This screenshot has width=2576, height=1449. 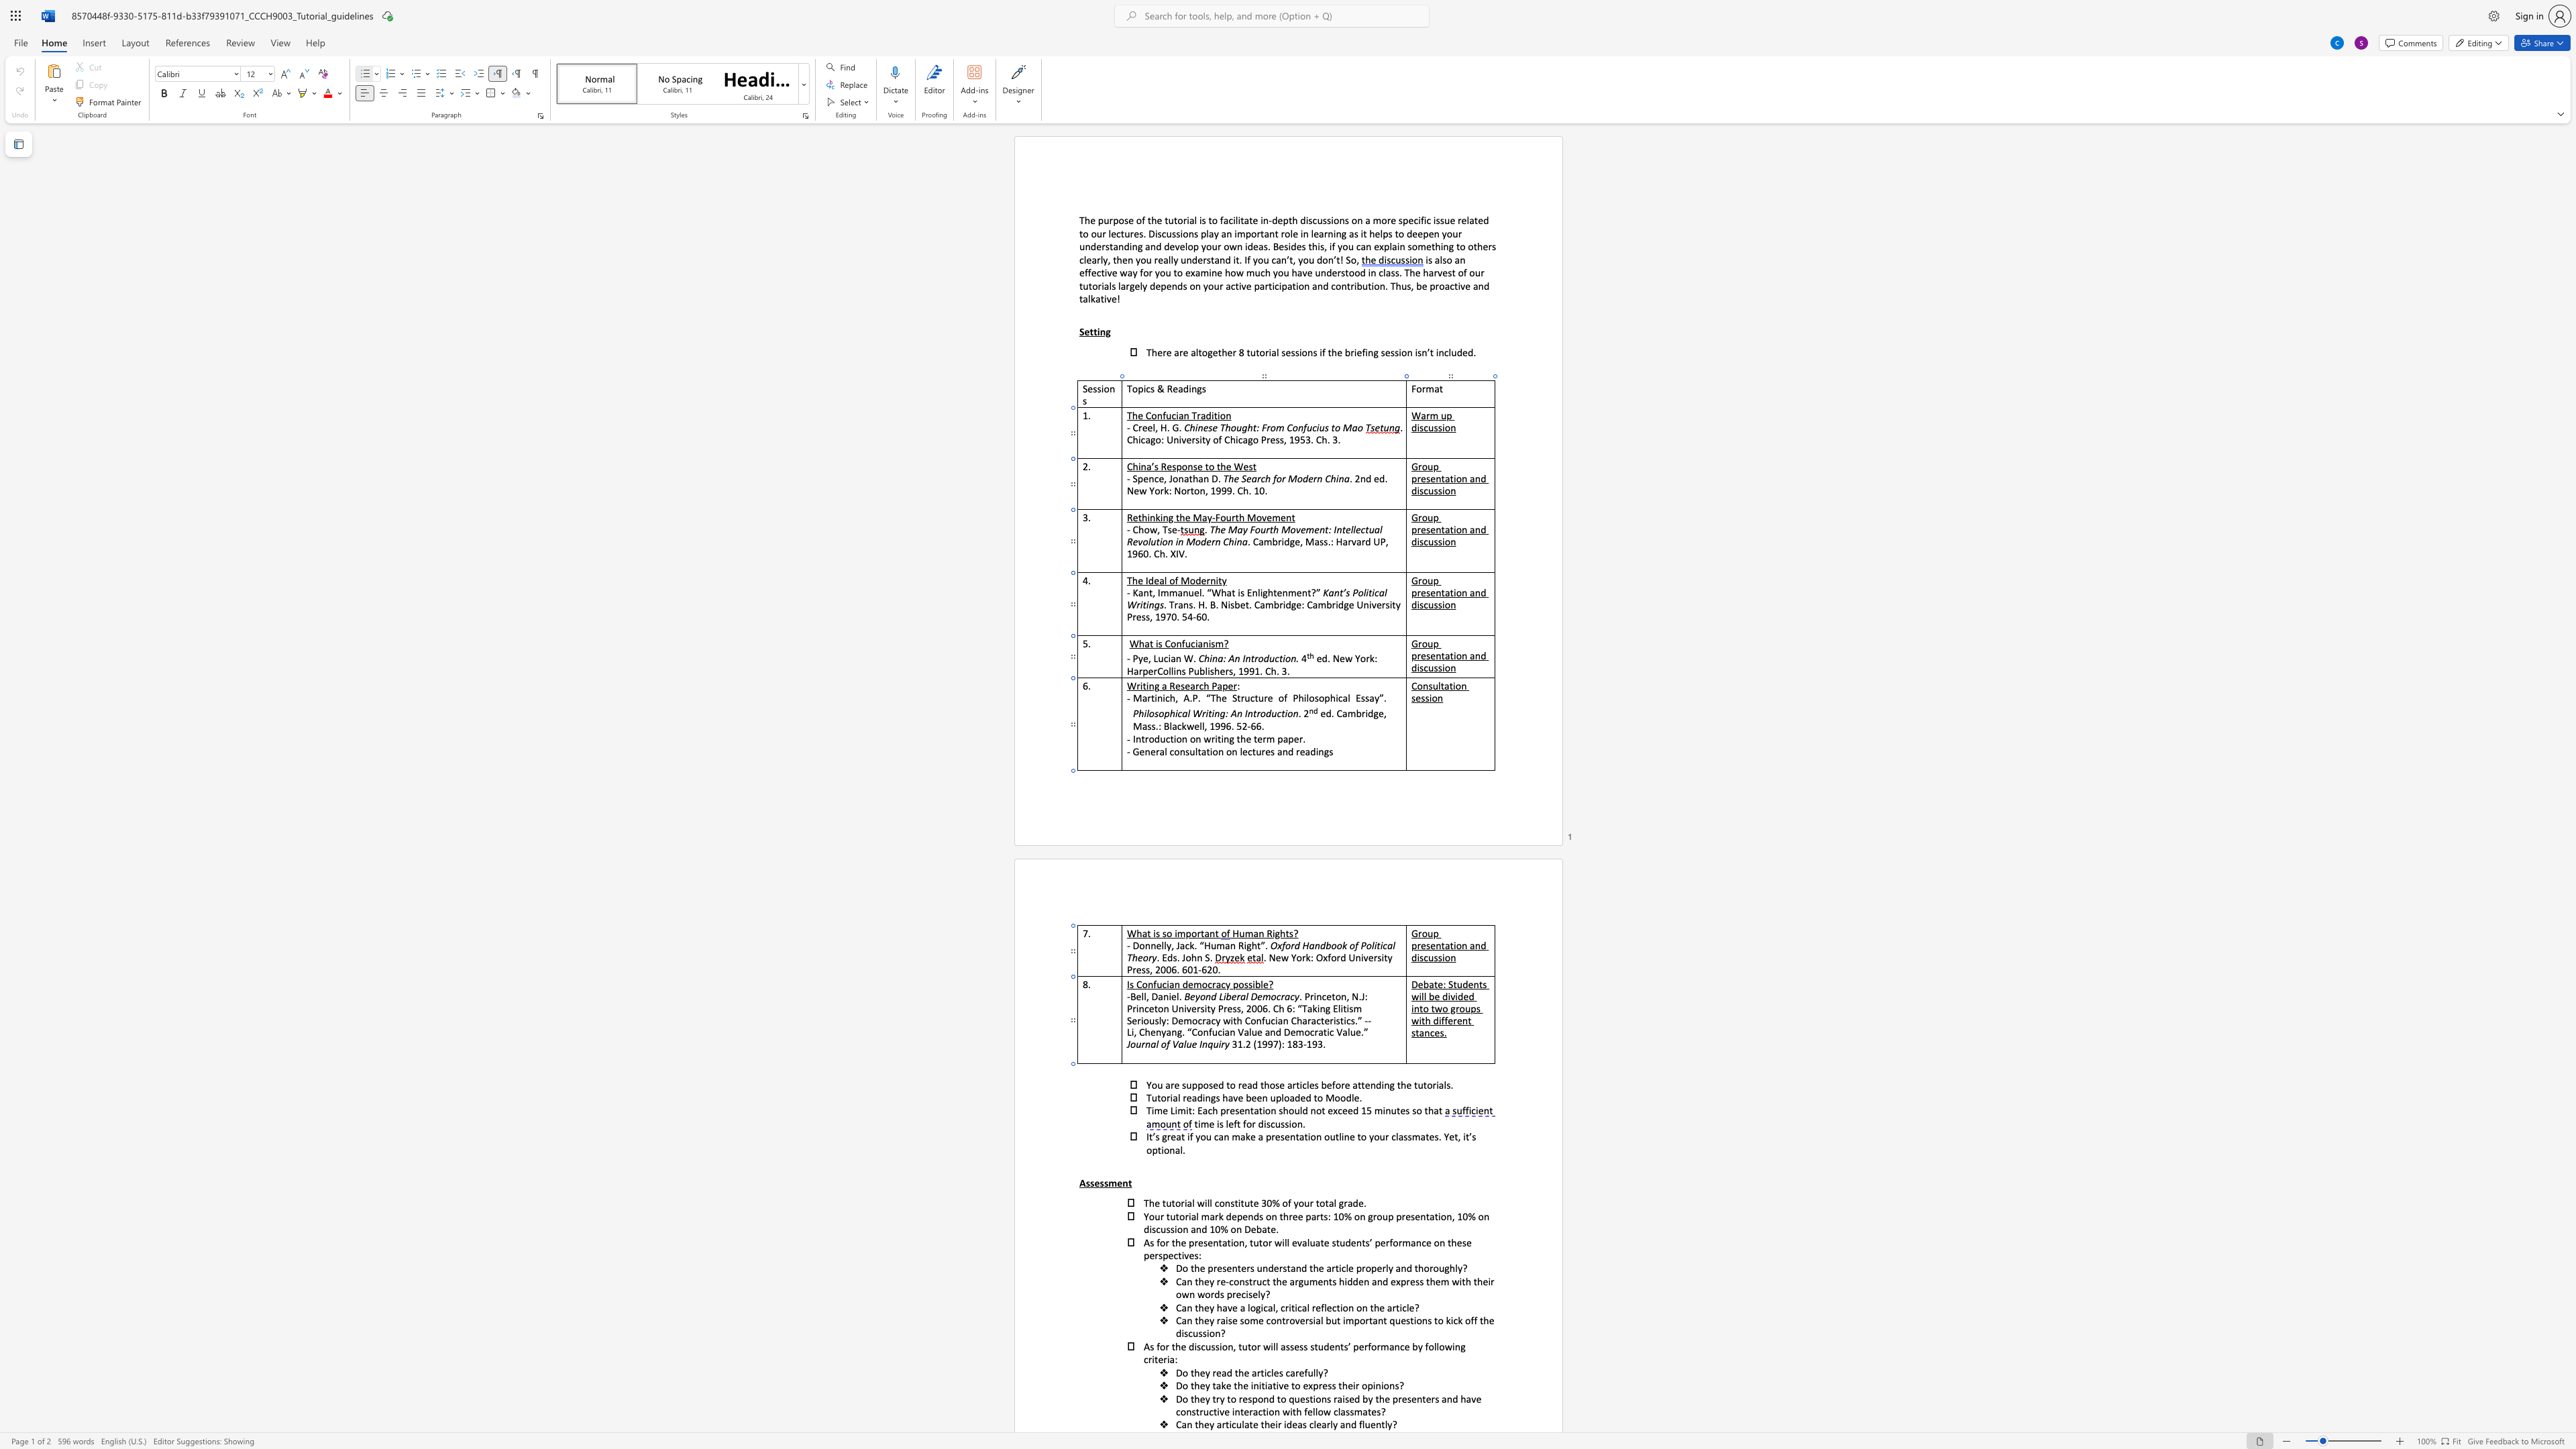 I want to click on the 3th character "n" in the text, so click(x=1326, y=1280).